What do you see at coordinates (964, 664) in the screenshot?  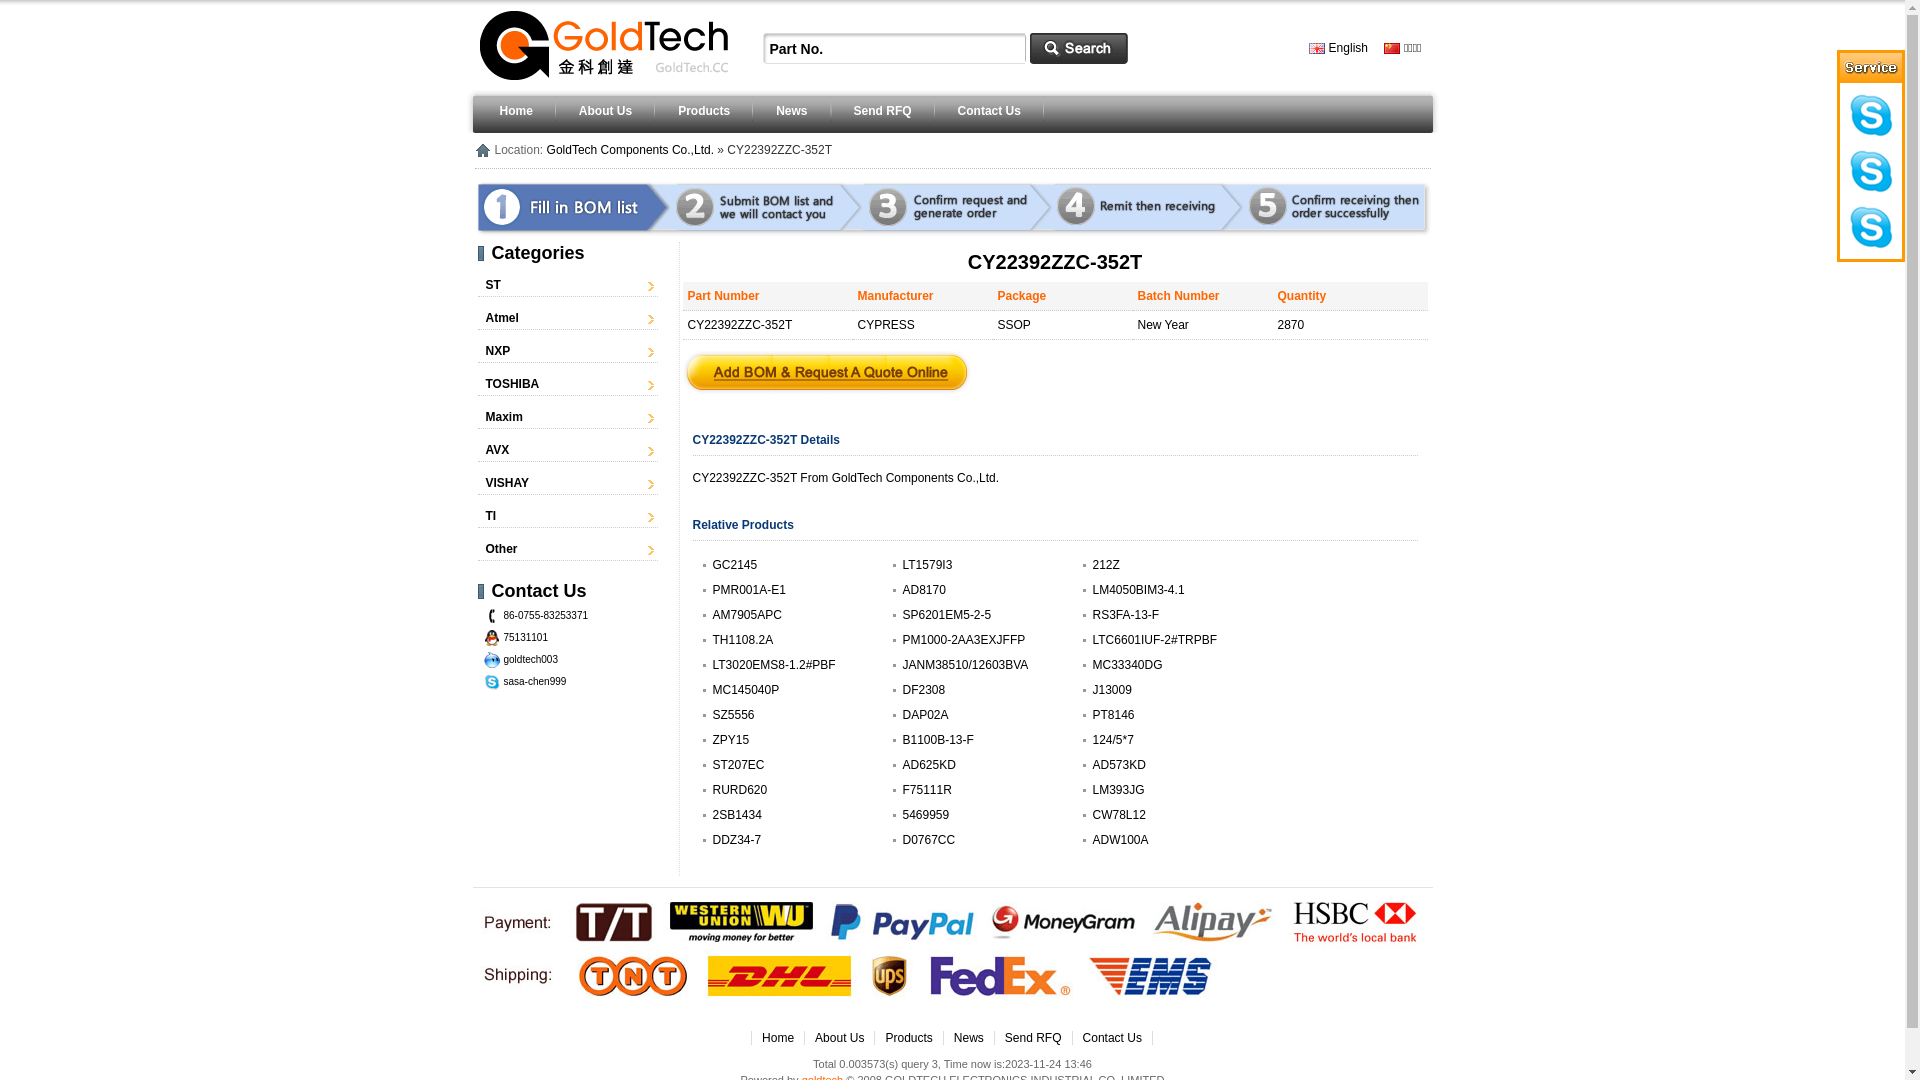 I see `'JANM38510/12603BVA'` at bounding box center [964, 664].